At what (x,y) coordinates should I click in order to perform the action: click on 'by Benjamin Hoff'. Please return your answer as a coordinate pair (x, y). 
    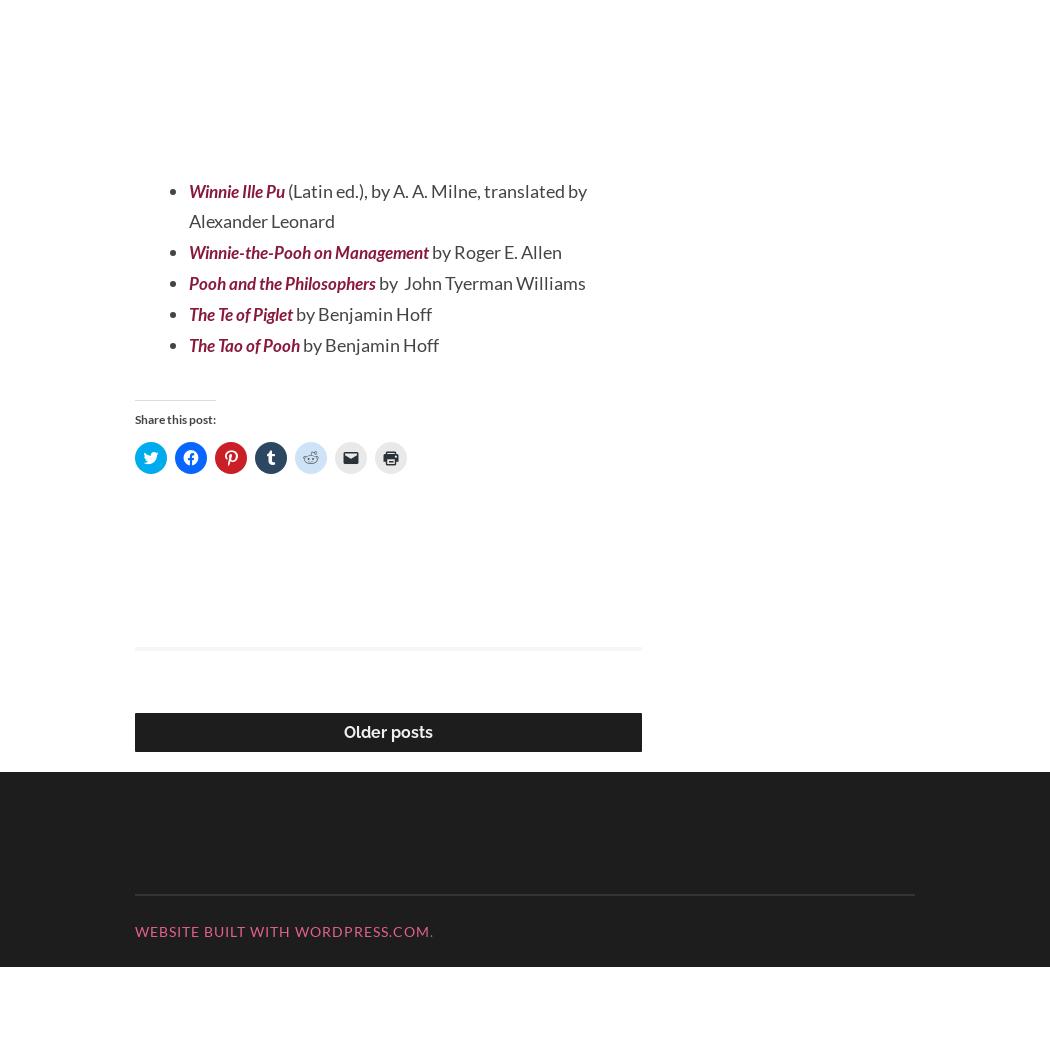
    Looking at the image, I should click on (375, 415).